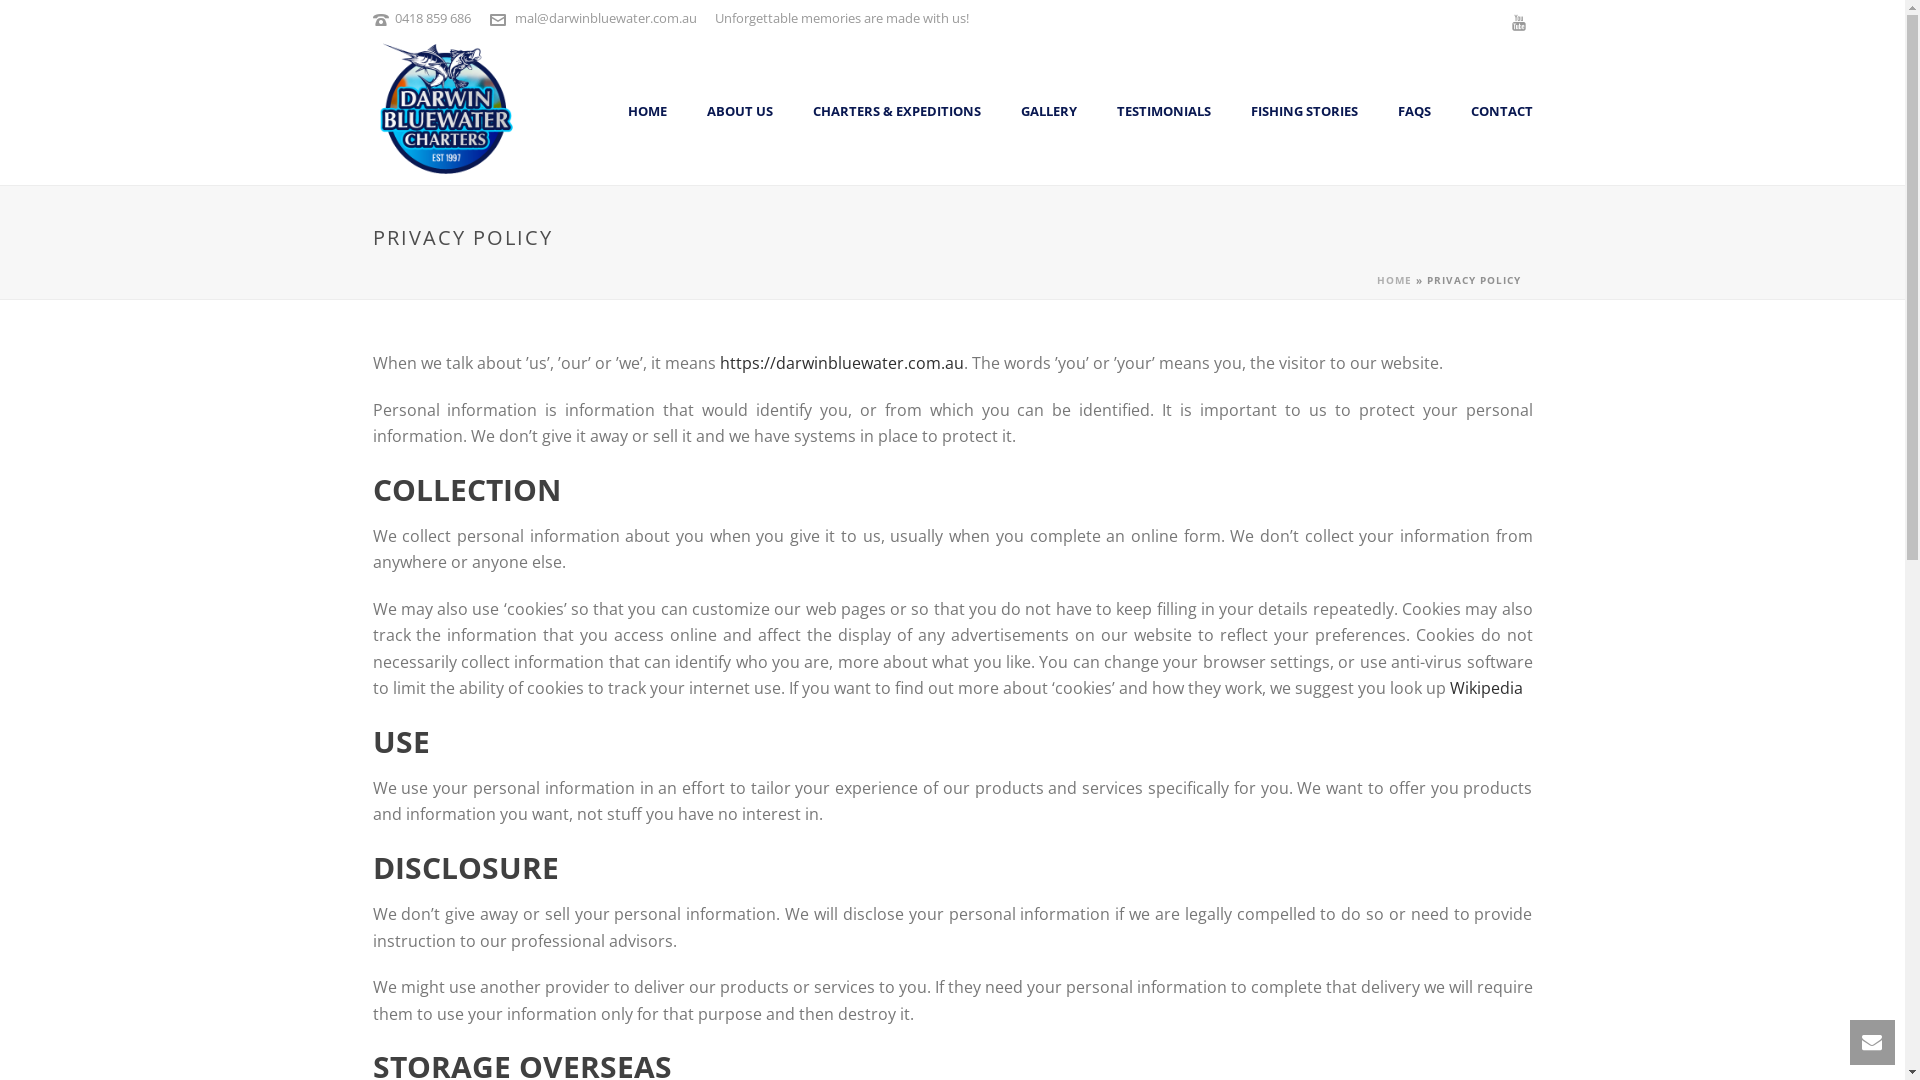 The width and height of the screenshot is (1920, 1080). Describe the element at coordinates (841, 362) in the screenshot. I see `'https://darwinbluewater.com.au'` at that location.